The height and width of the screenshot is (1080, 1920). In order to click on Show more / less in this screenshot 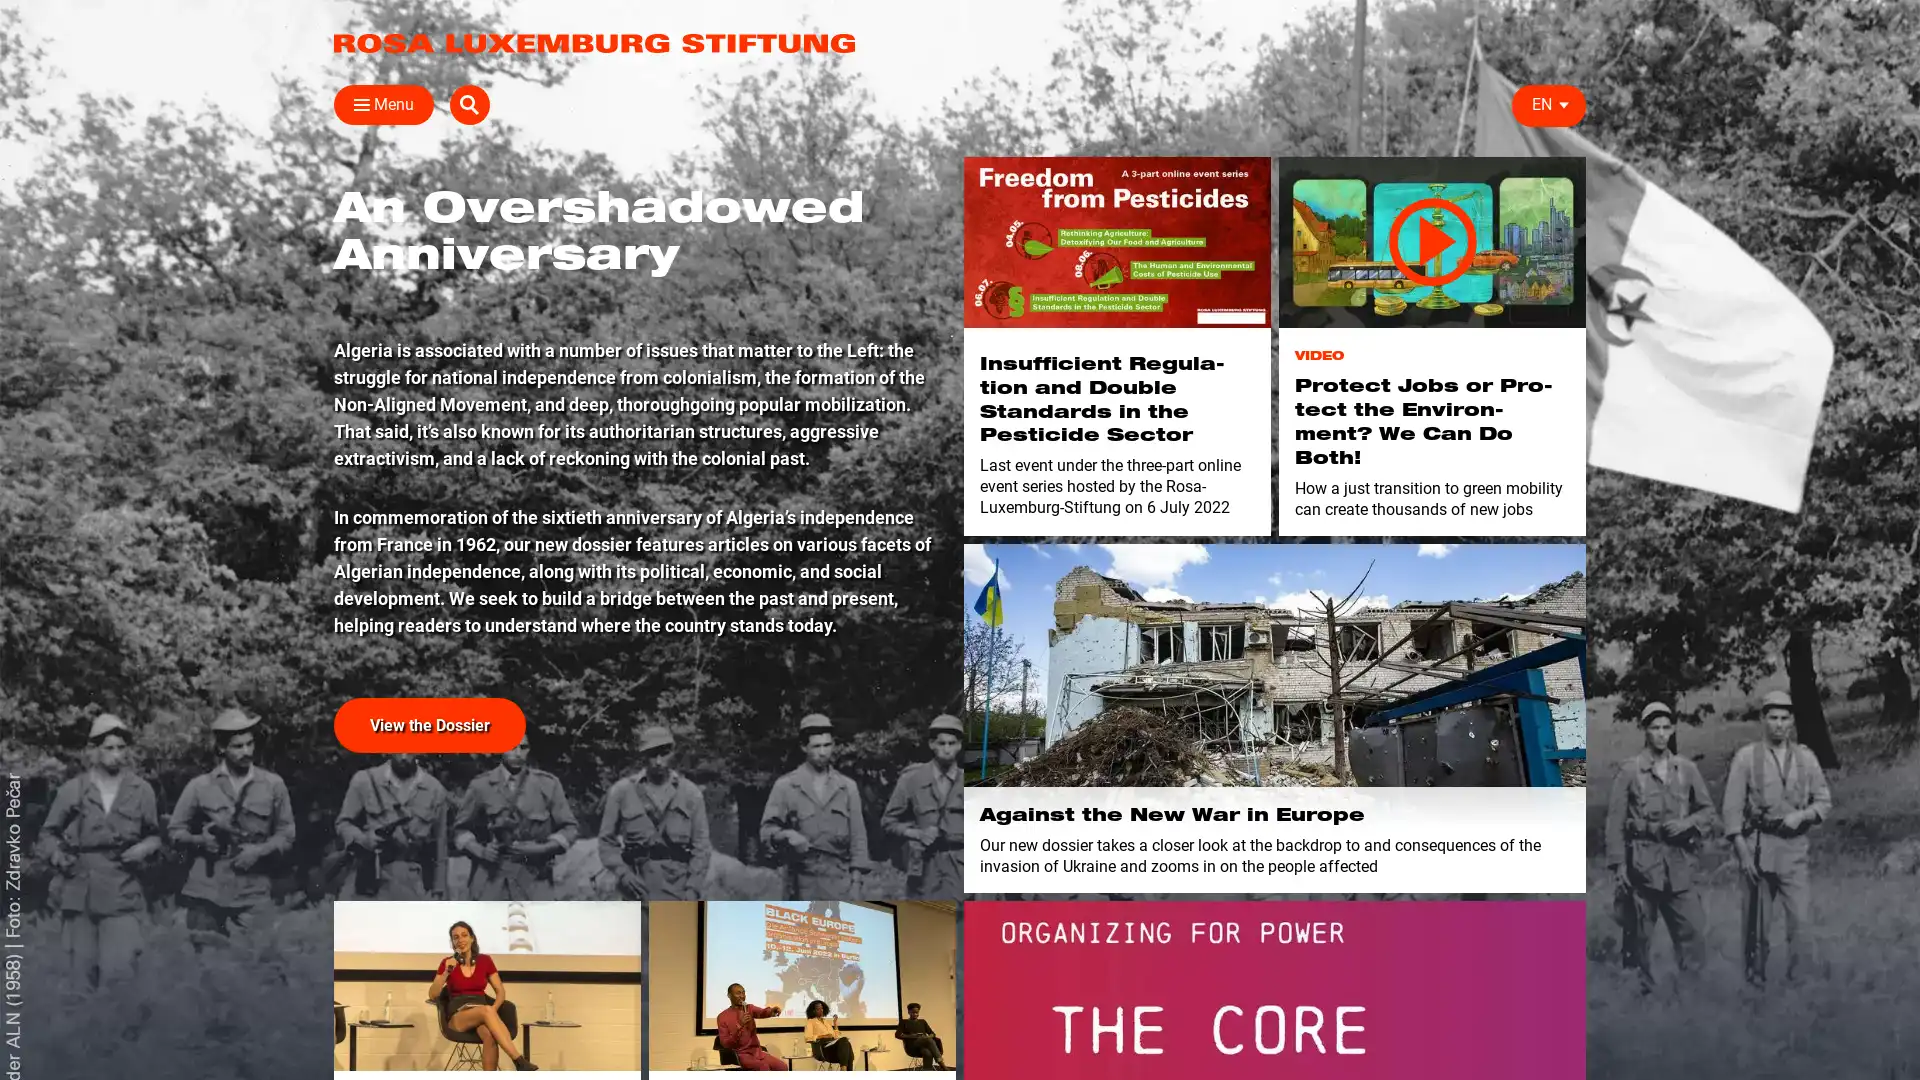, I will do `click(637, 268)`.